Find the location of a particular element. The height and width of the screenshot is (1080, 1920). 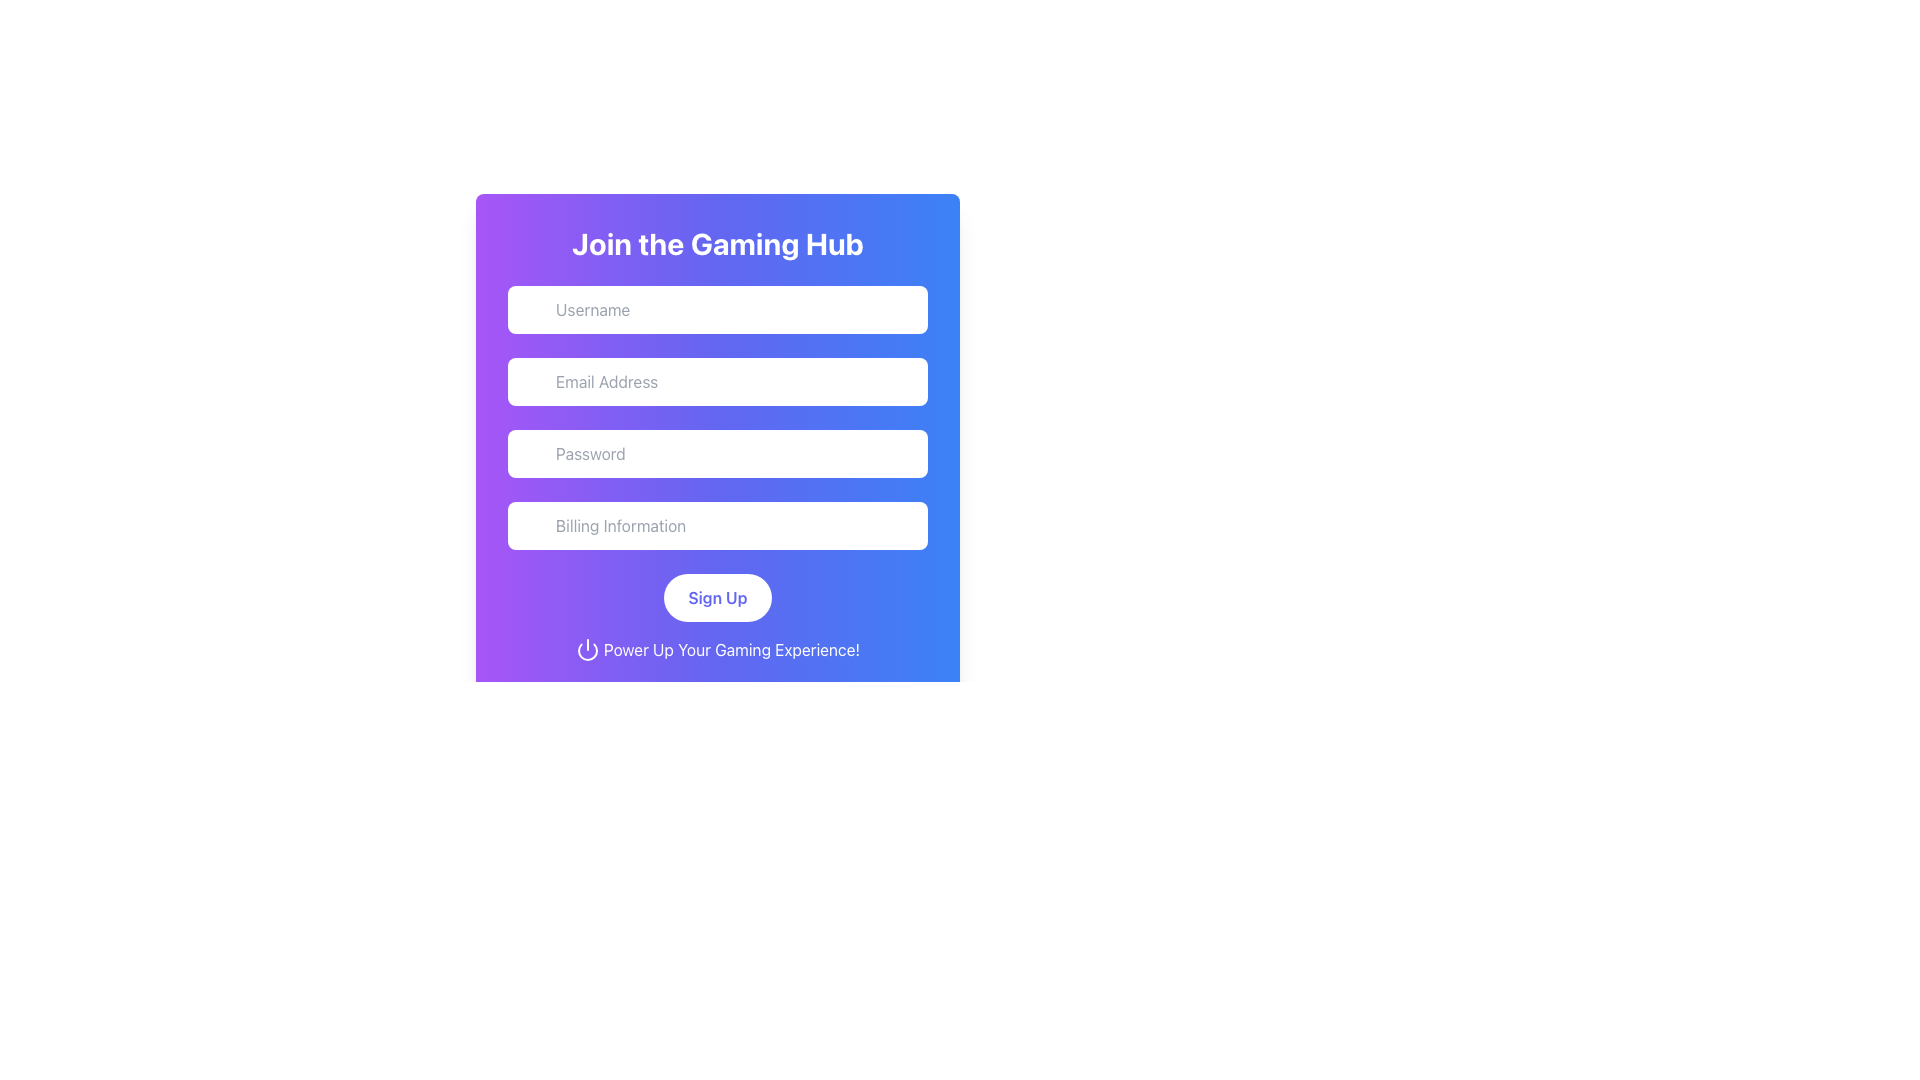

the 'Sign Up' button, which is a white rounded rectangle with indigo text, to trigger a visual state change is located at coordinates (718, 596).